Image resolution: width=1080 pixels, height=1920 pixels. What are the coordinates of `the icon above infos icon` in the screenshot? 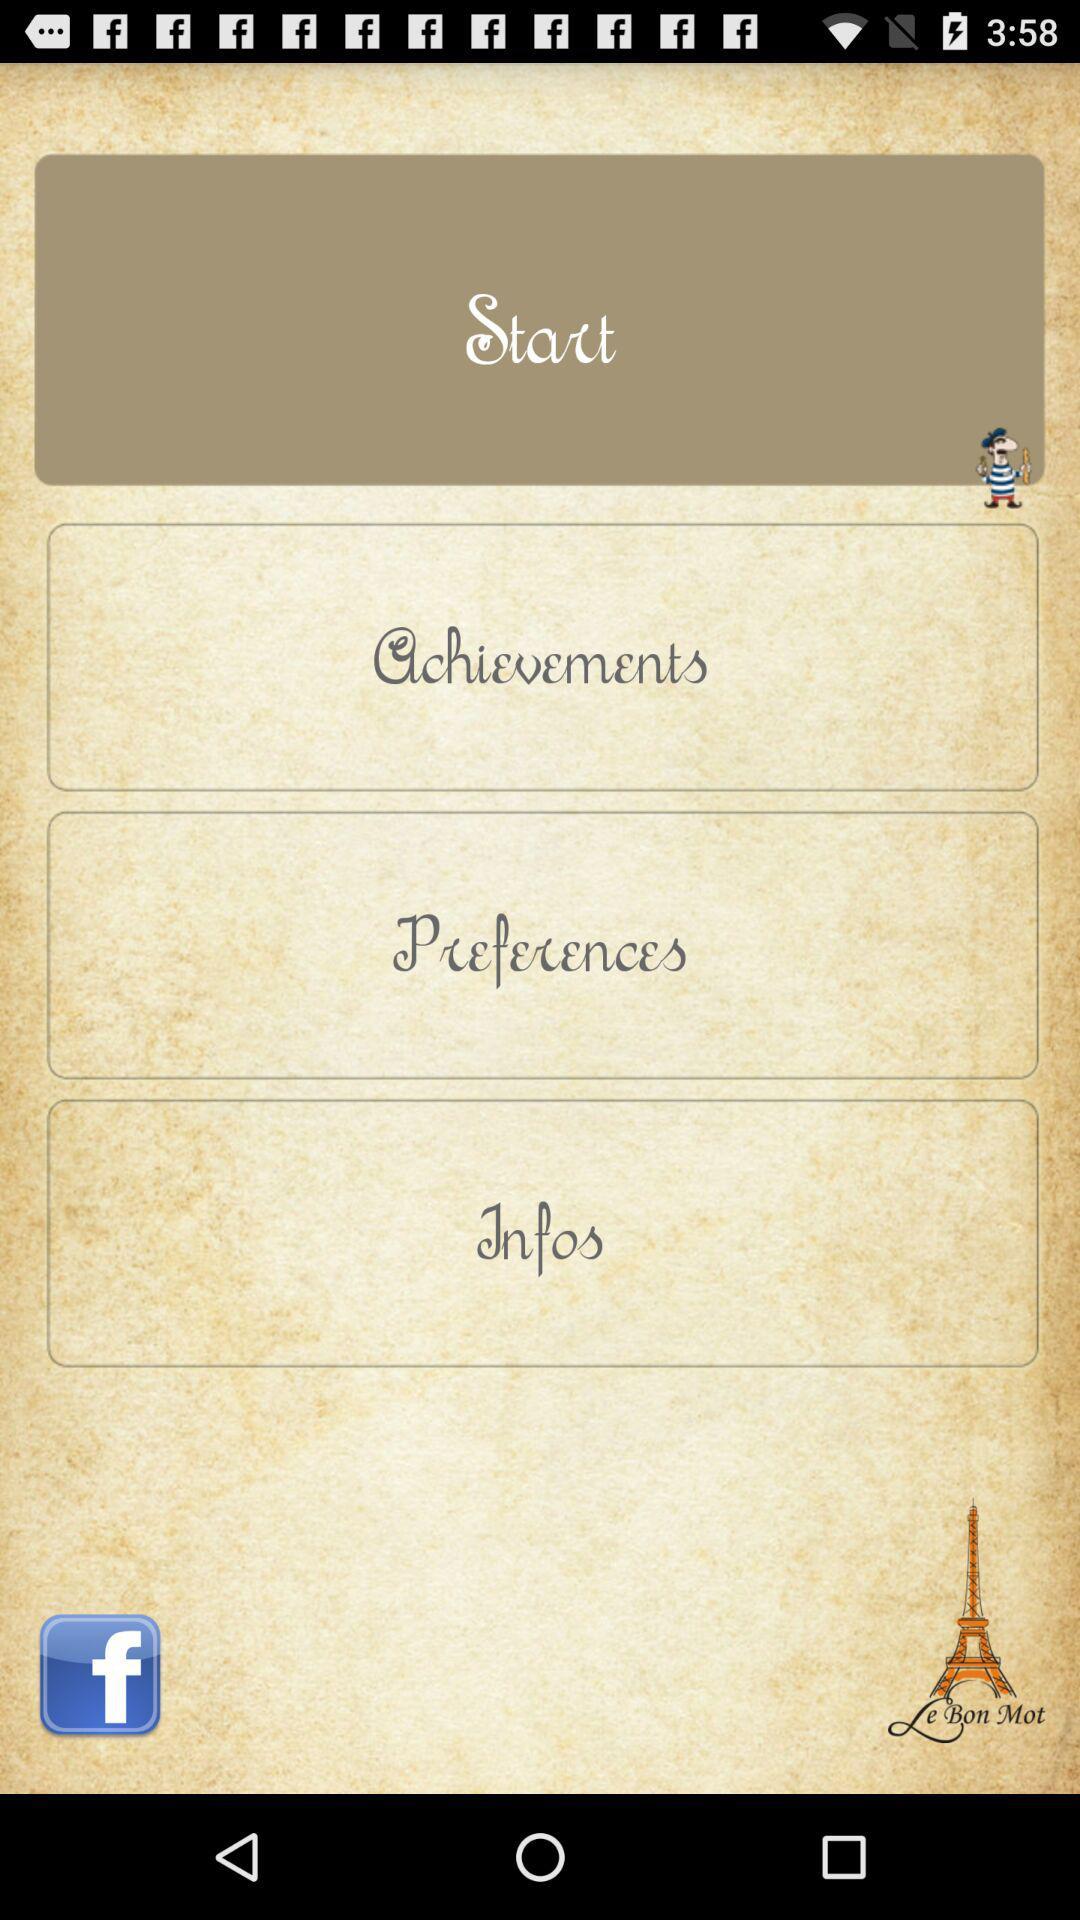 It's located at (540, 943).